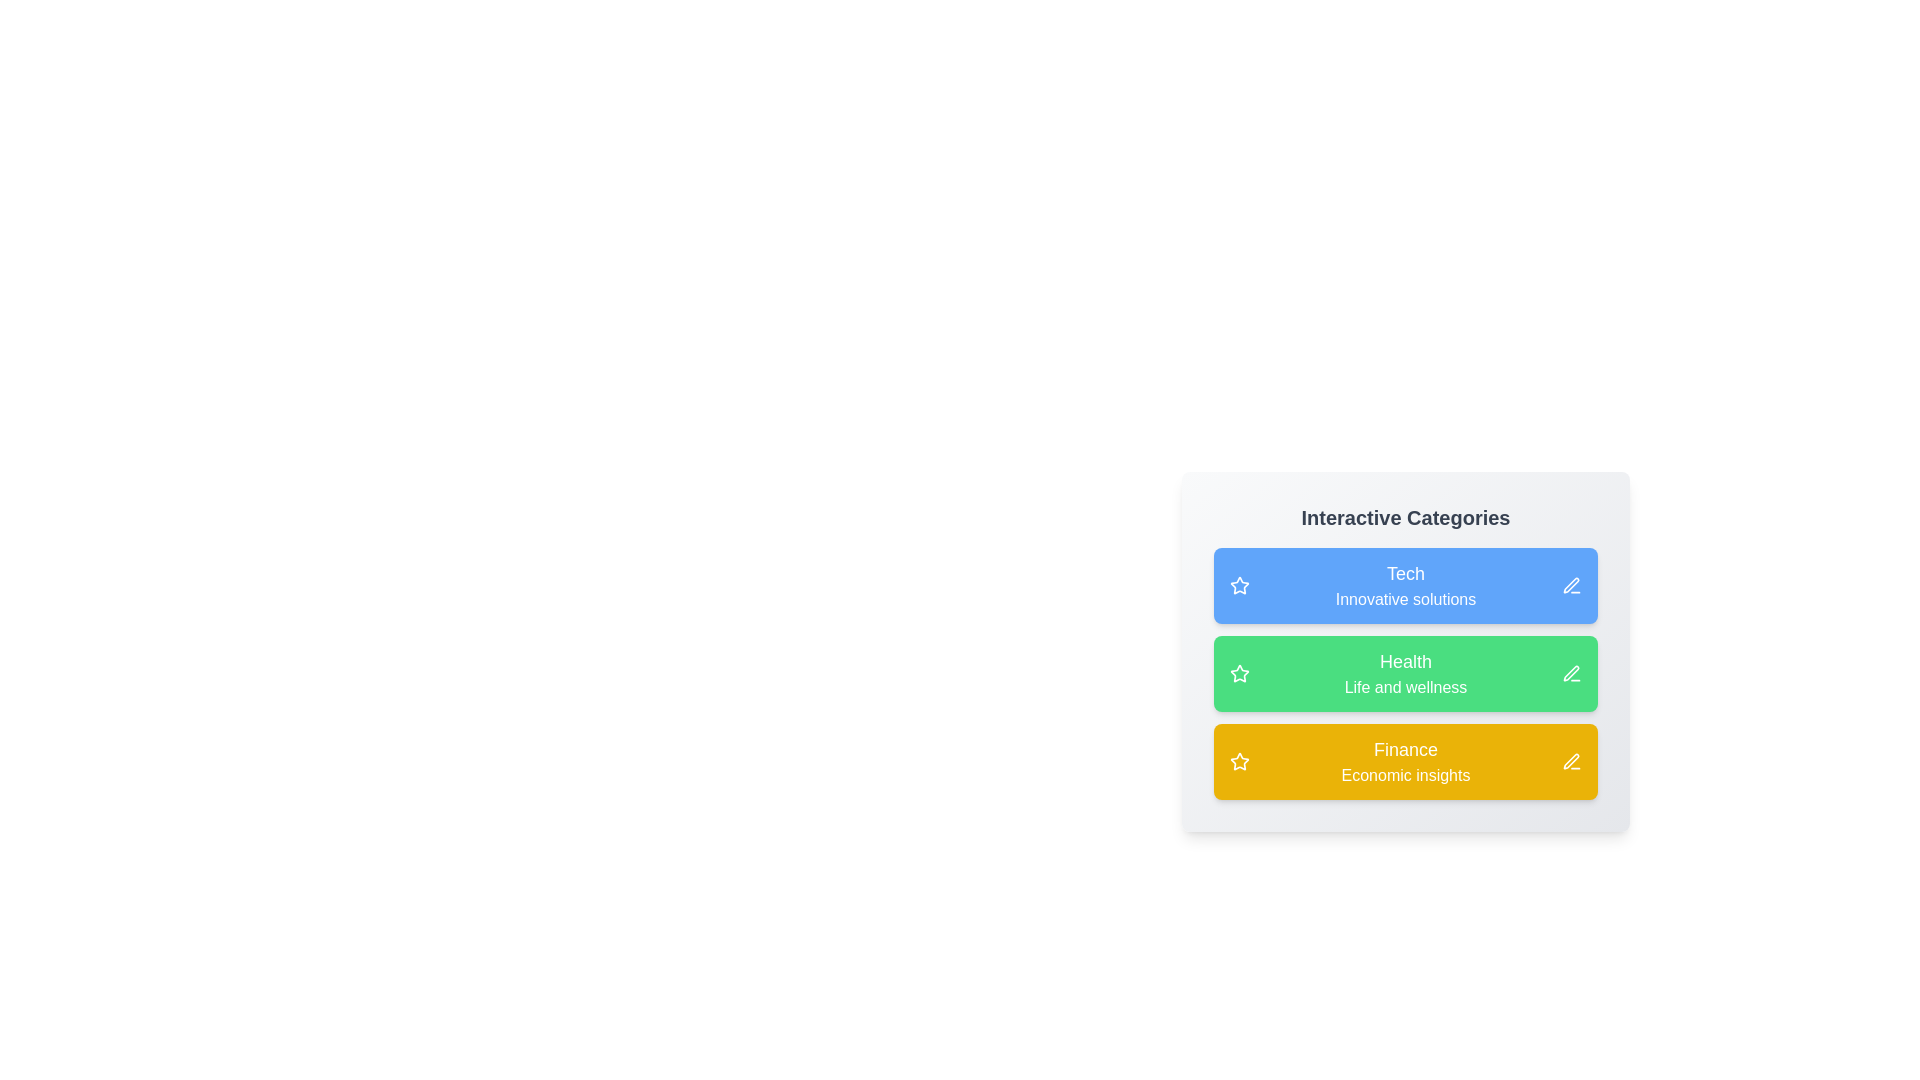  Describe the element at coordinates (1238, 674) in the screenshot. I see `star icon next to the category Health` at that location.